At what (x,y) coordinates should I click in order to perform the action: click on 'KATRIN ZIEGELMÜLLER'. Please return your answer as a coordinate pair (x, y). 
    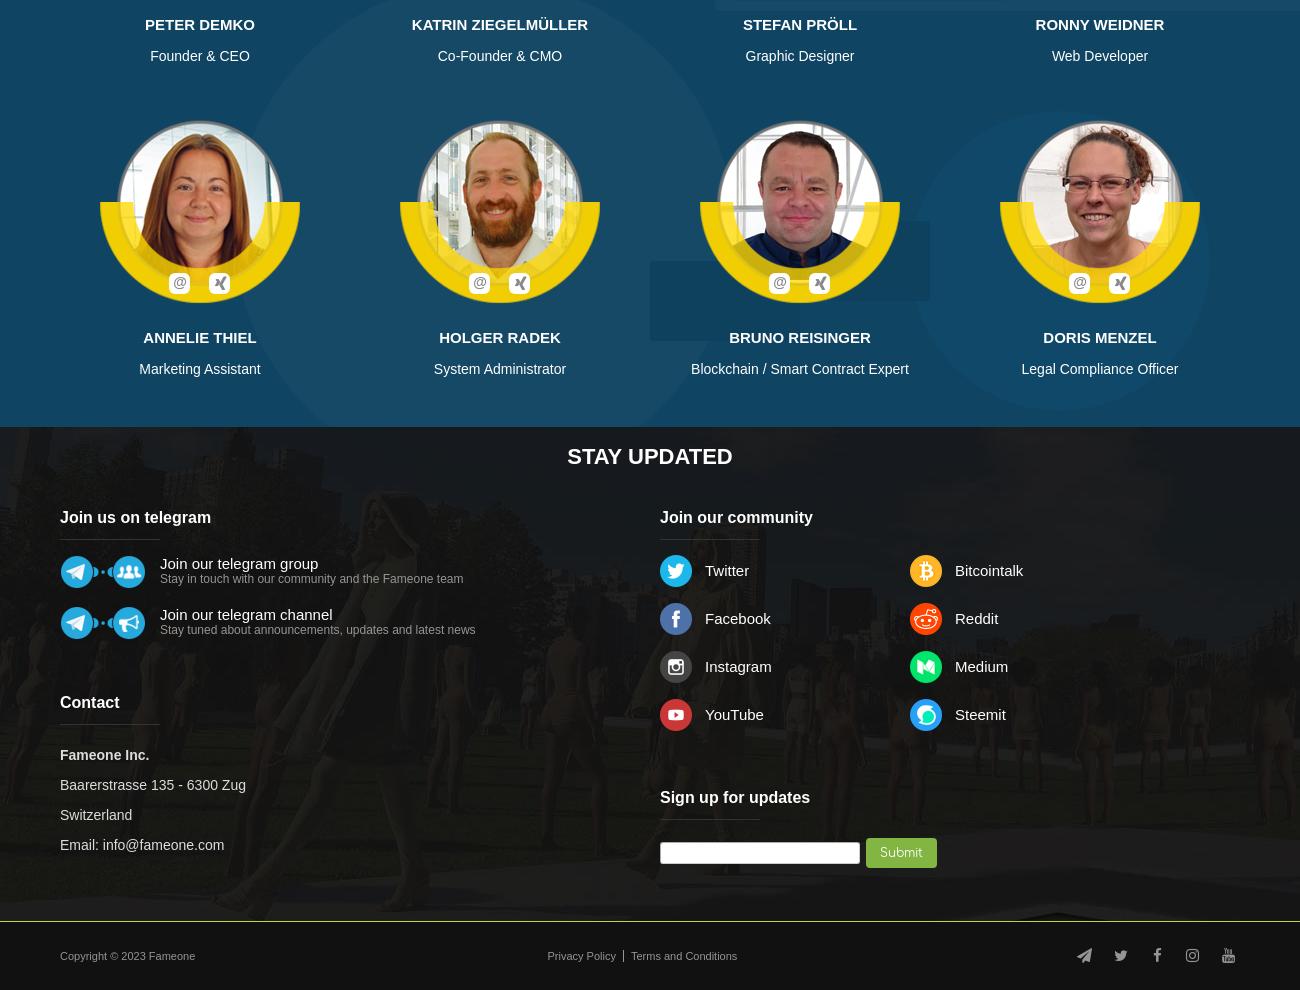
    Looking at the image, I should click on (411, 23).